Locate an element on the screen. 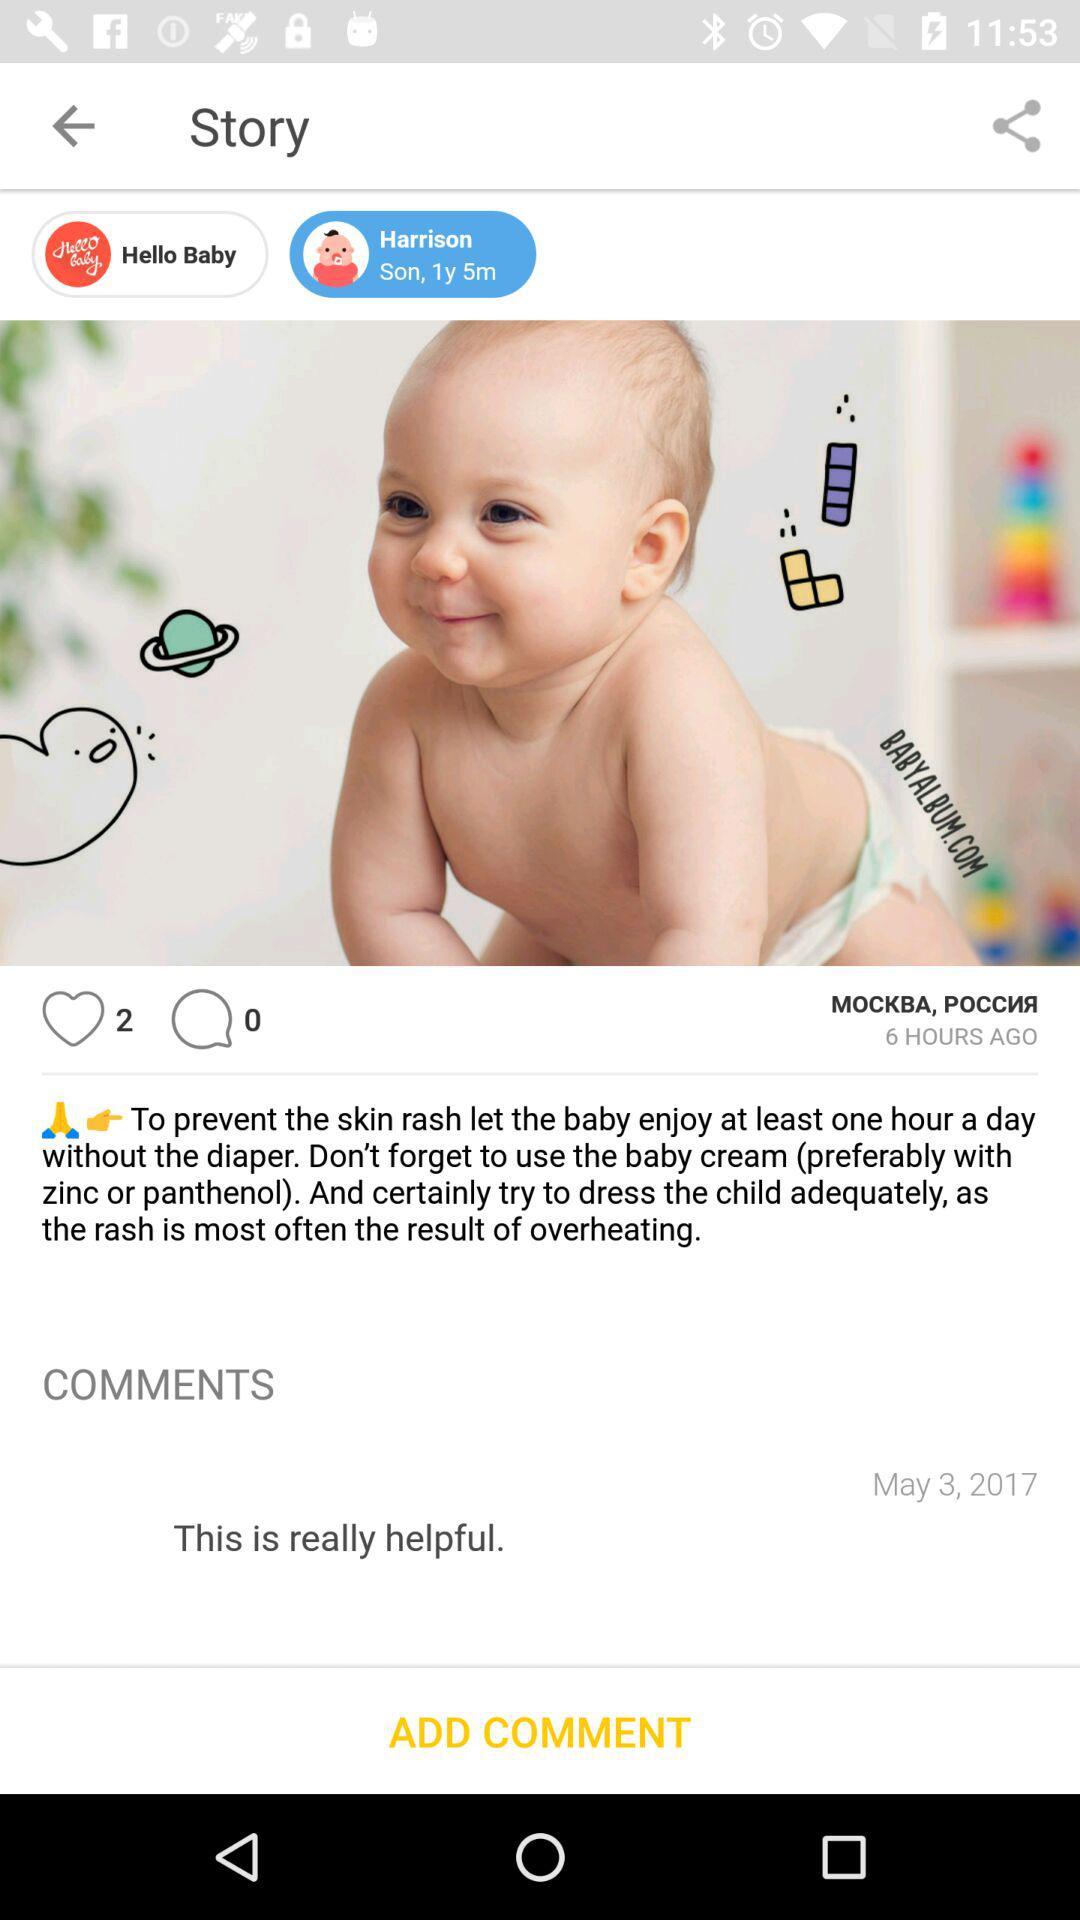  the chat icon is located at coordinates (201, 1019).